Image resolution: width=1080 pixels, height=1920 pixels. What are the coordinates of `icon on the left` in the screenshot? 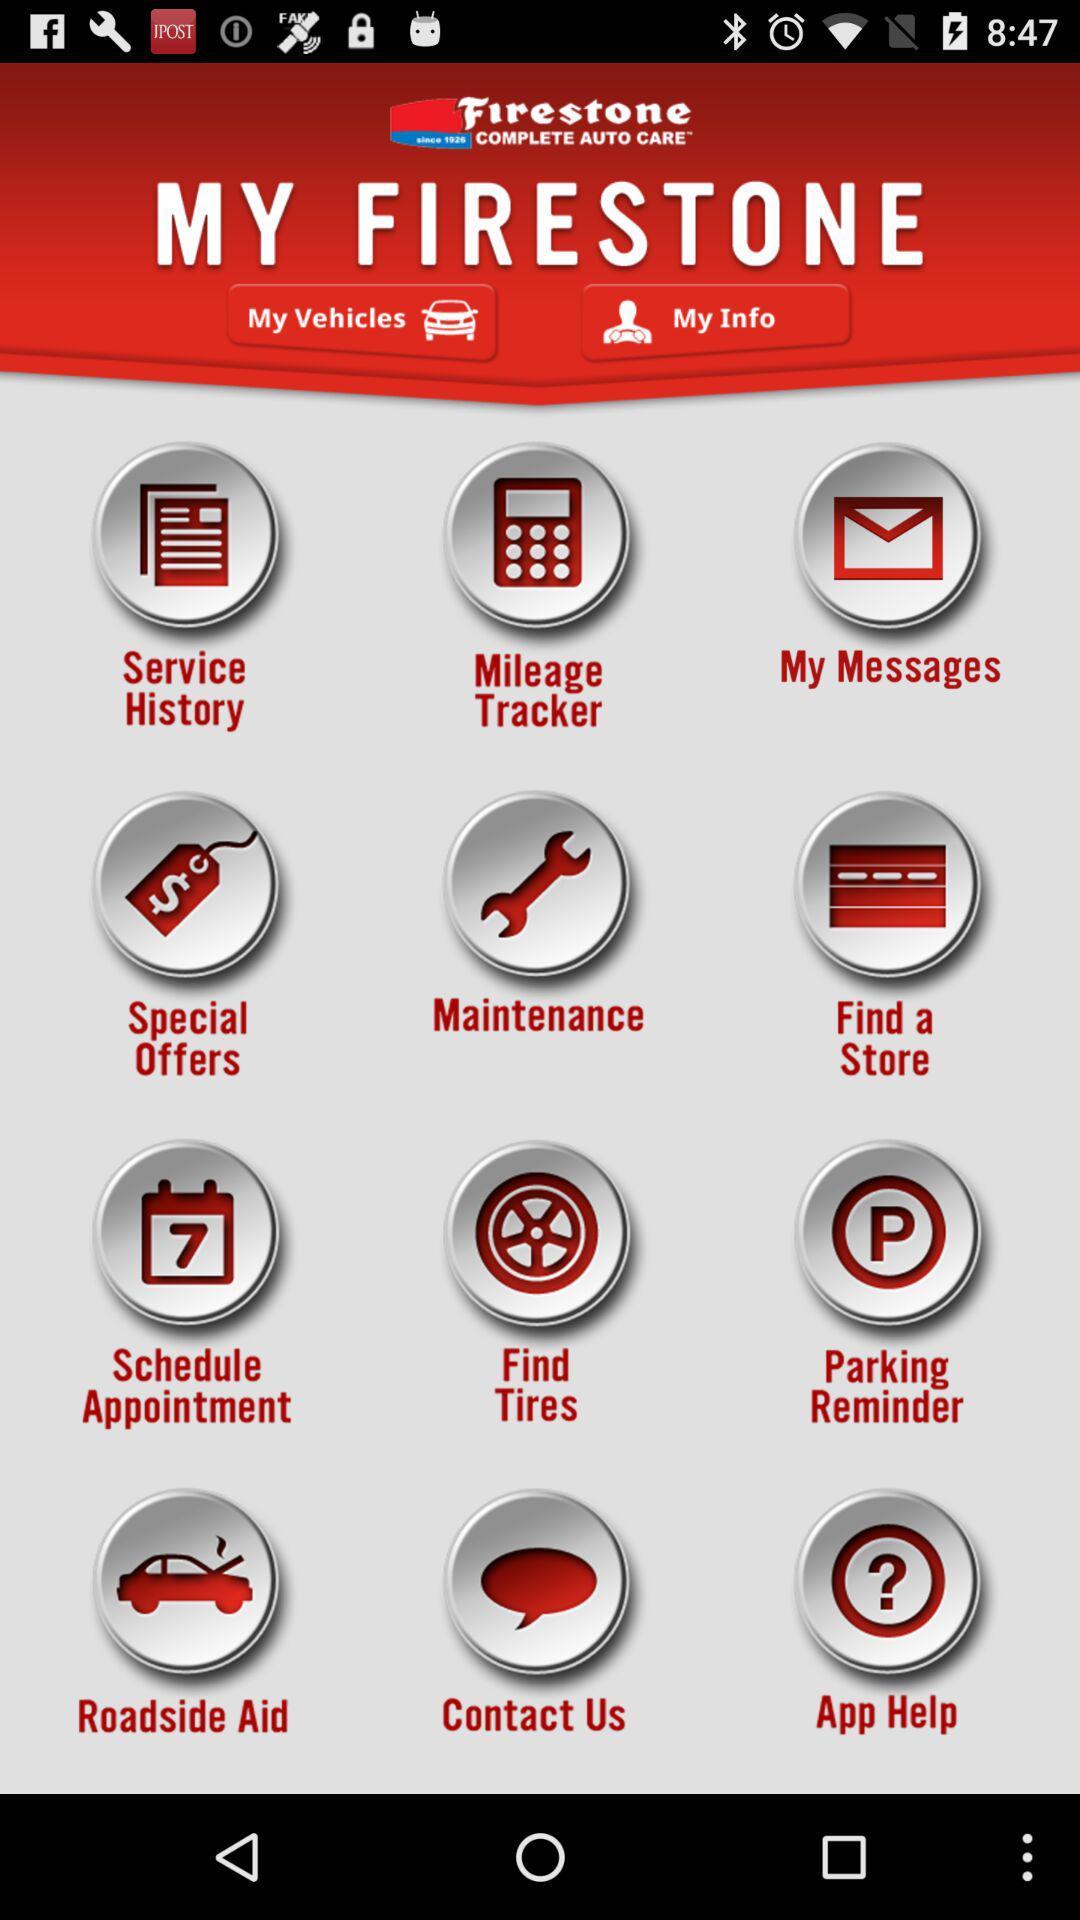 It's located at (189, 935).